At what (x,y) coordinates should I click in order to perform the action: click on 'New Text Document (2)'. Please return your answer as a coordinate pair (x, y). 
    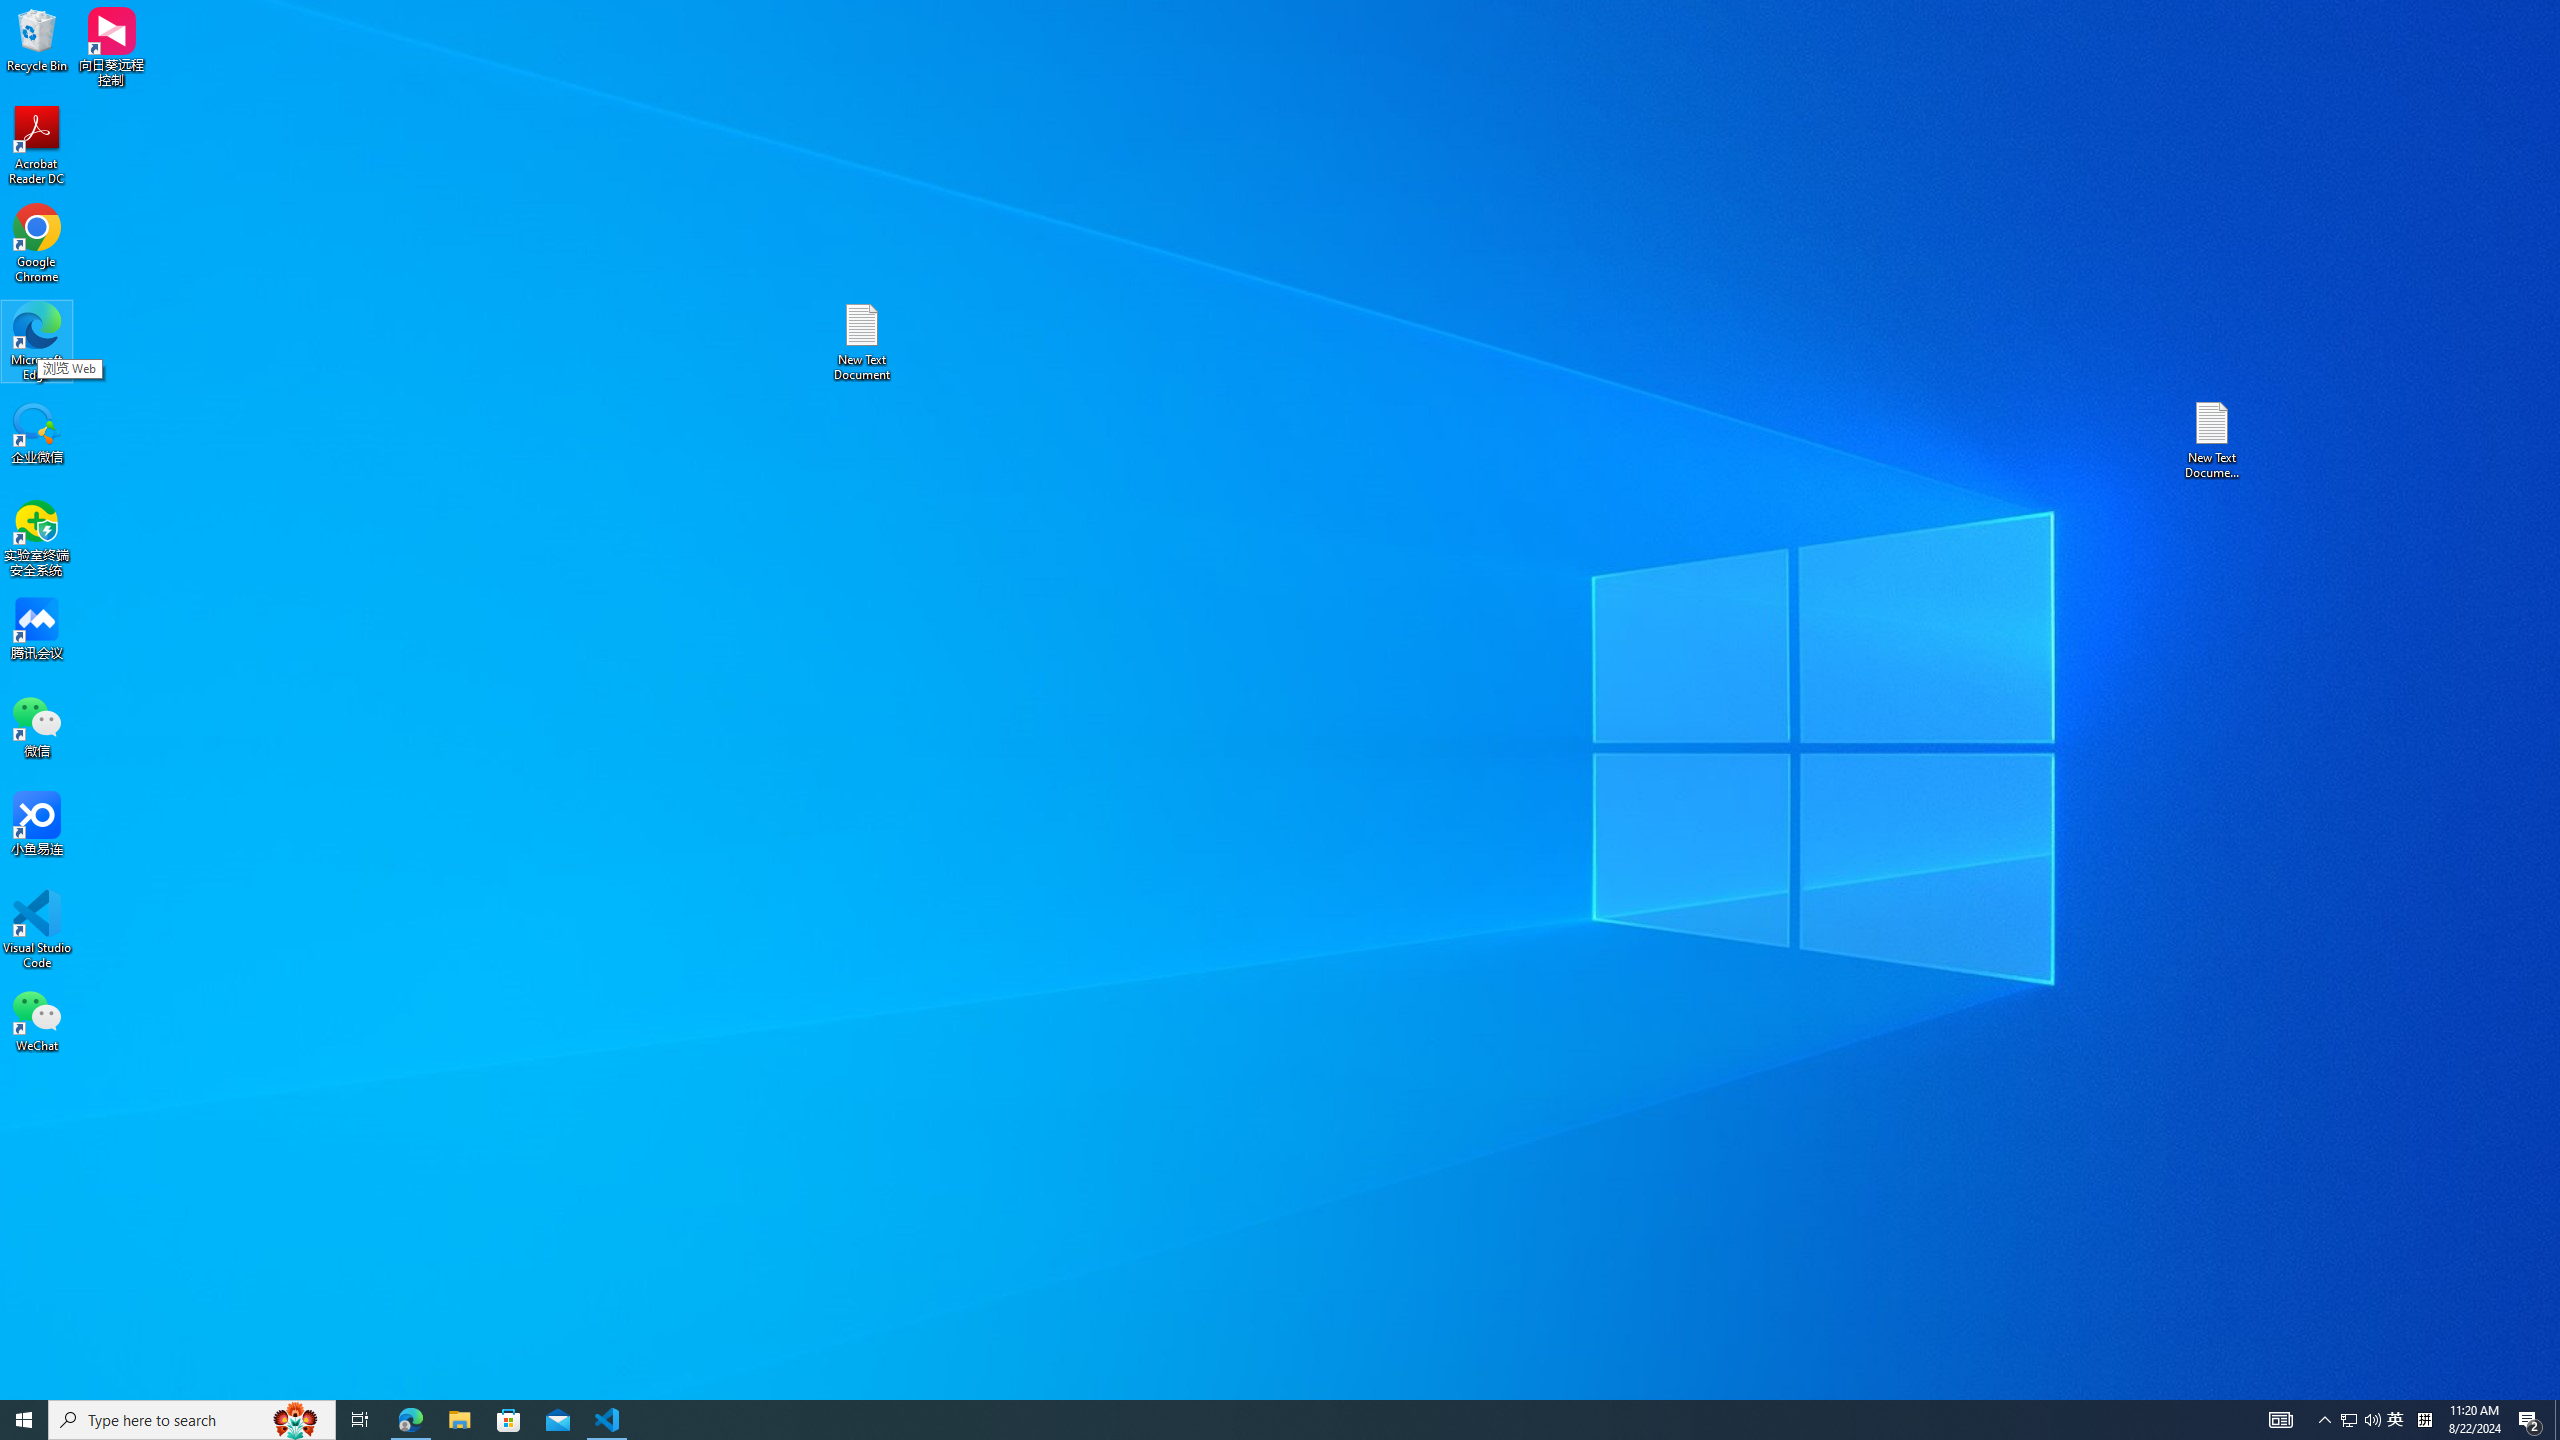
    Looking at the image, I should click on (2213, 438).